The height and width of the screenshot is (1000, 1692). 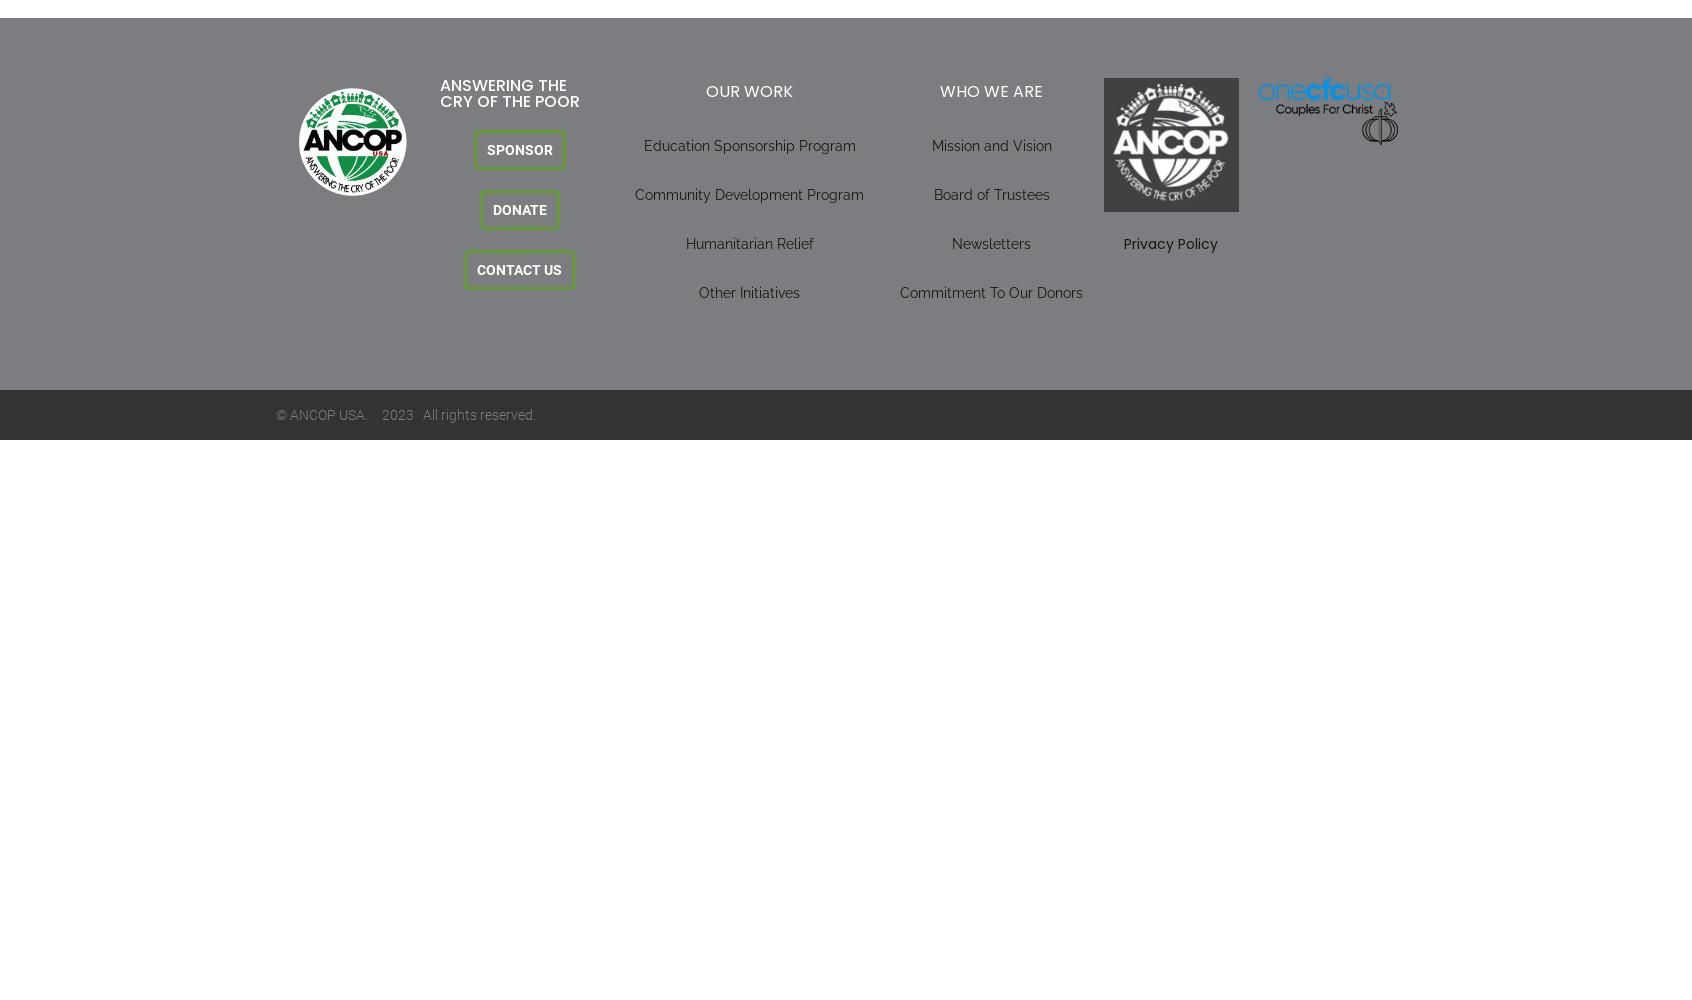 What do you see at coordinates (990, 90) in the screenshot?
I see `'WHO WE ARE'` at bounding box center [990, 90].